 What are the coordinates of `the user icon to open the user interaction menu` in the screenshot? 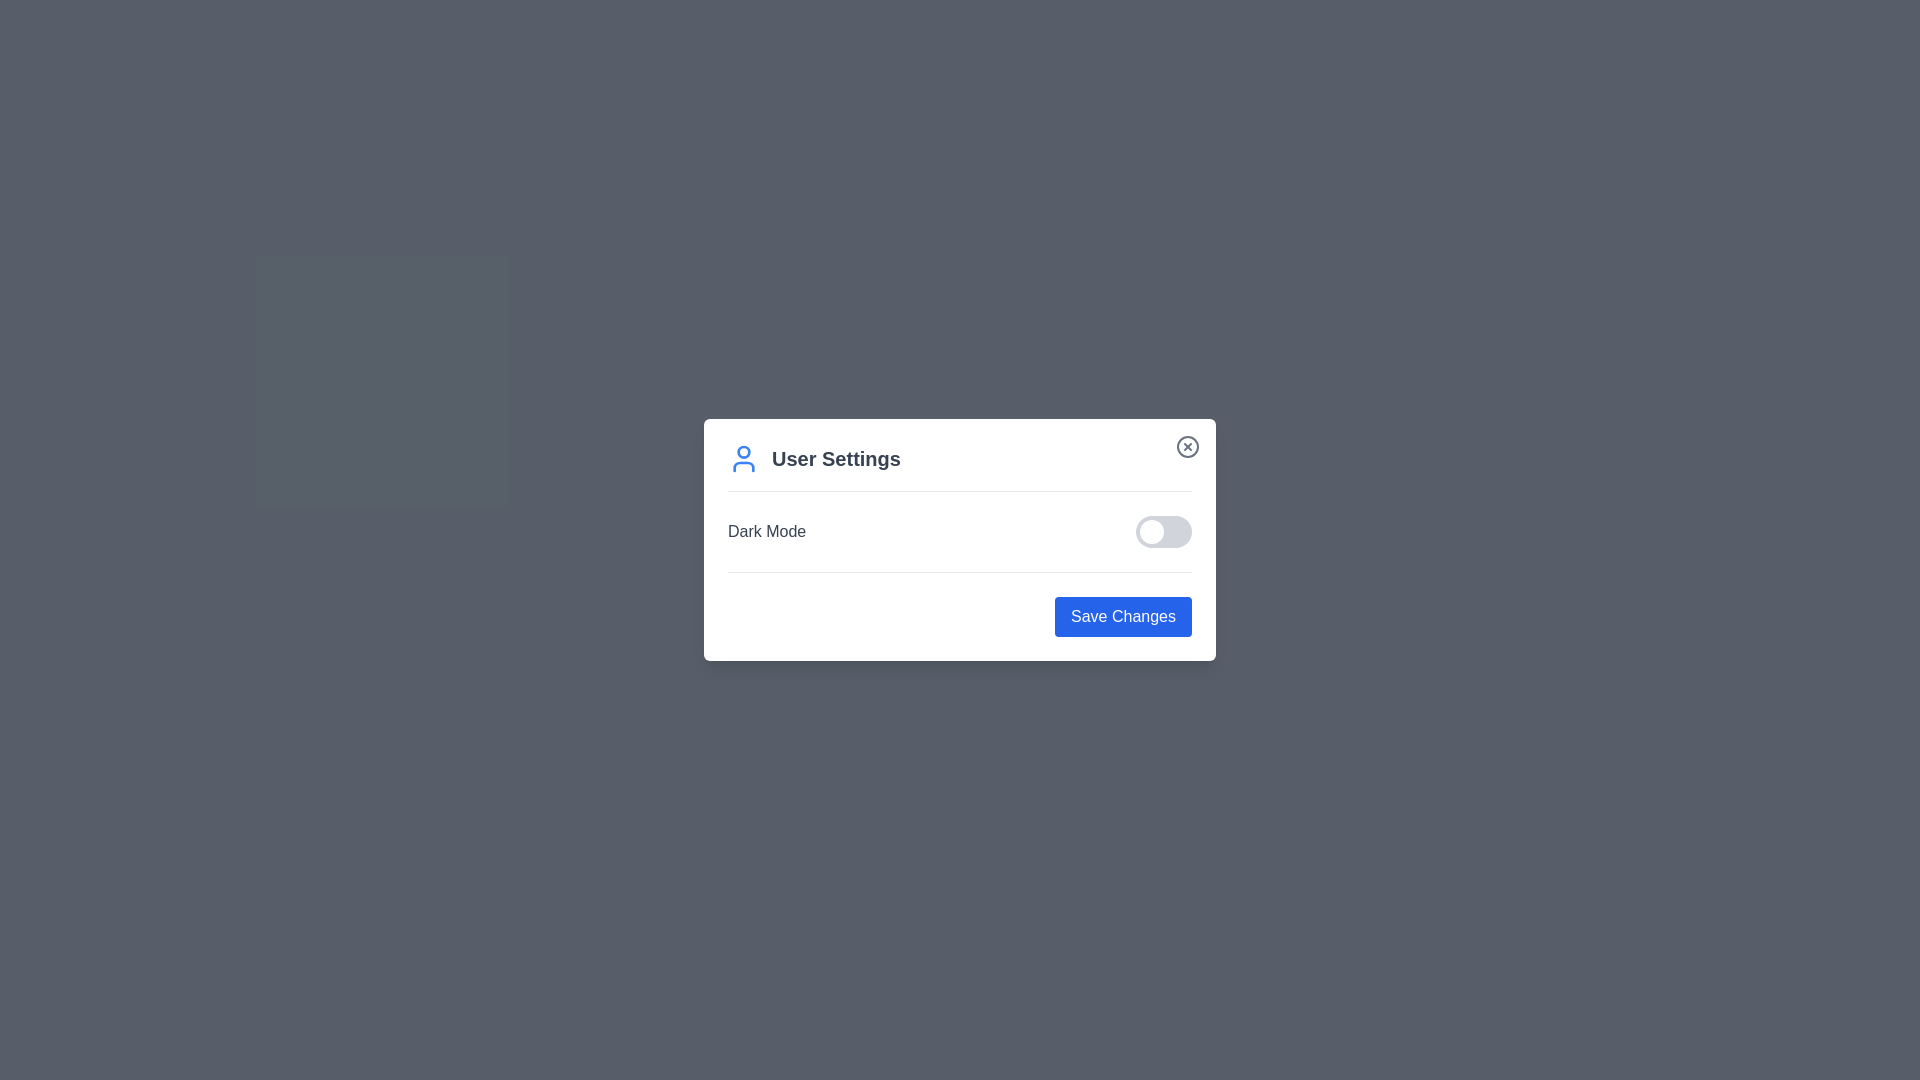 It's located at (743, 459).